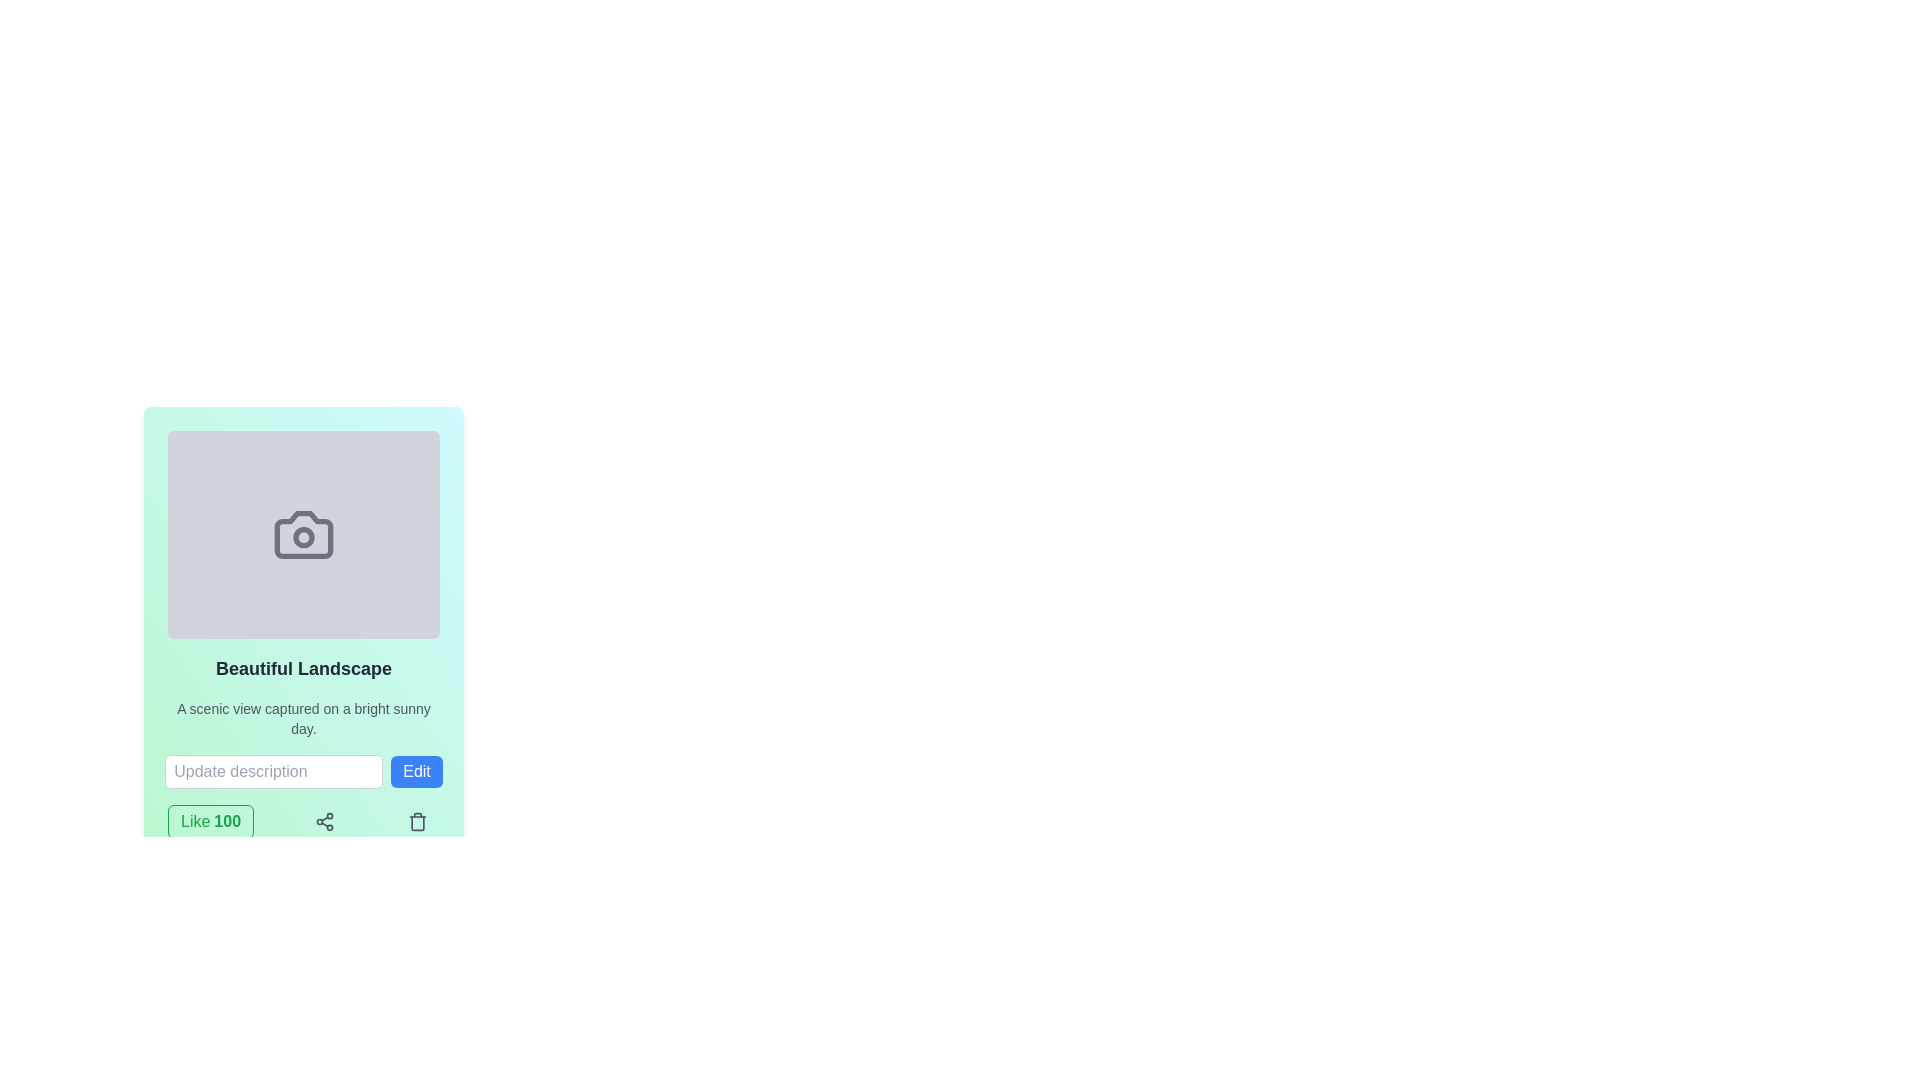  What do you see at coordinates (302, 534) in the screenshot?
I see `the Image Placeholder element located above the text 'Beautiful Landscape' and 'A scenic view captured on a bright sunny day.'` at bounding box center [302, 534].